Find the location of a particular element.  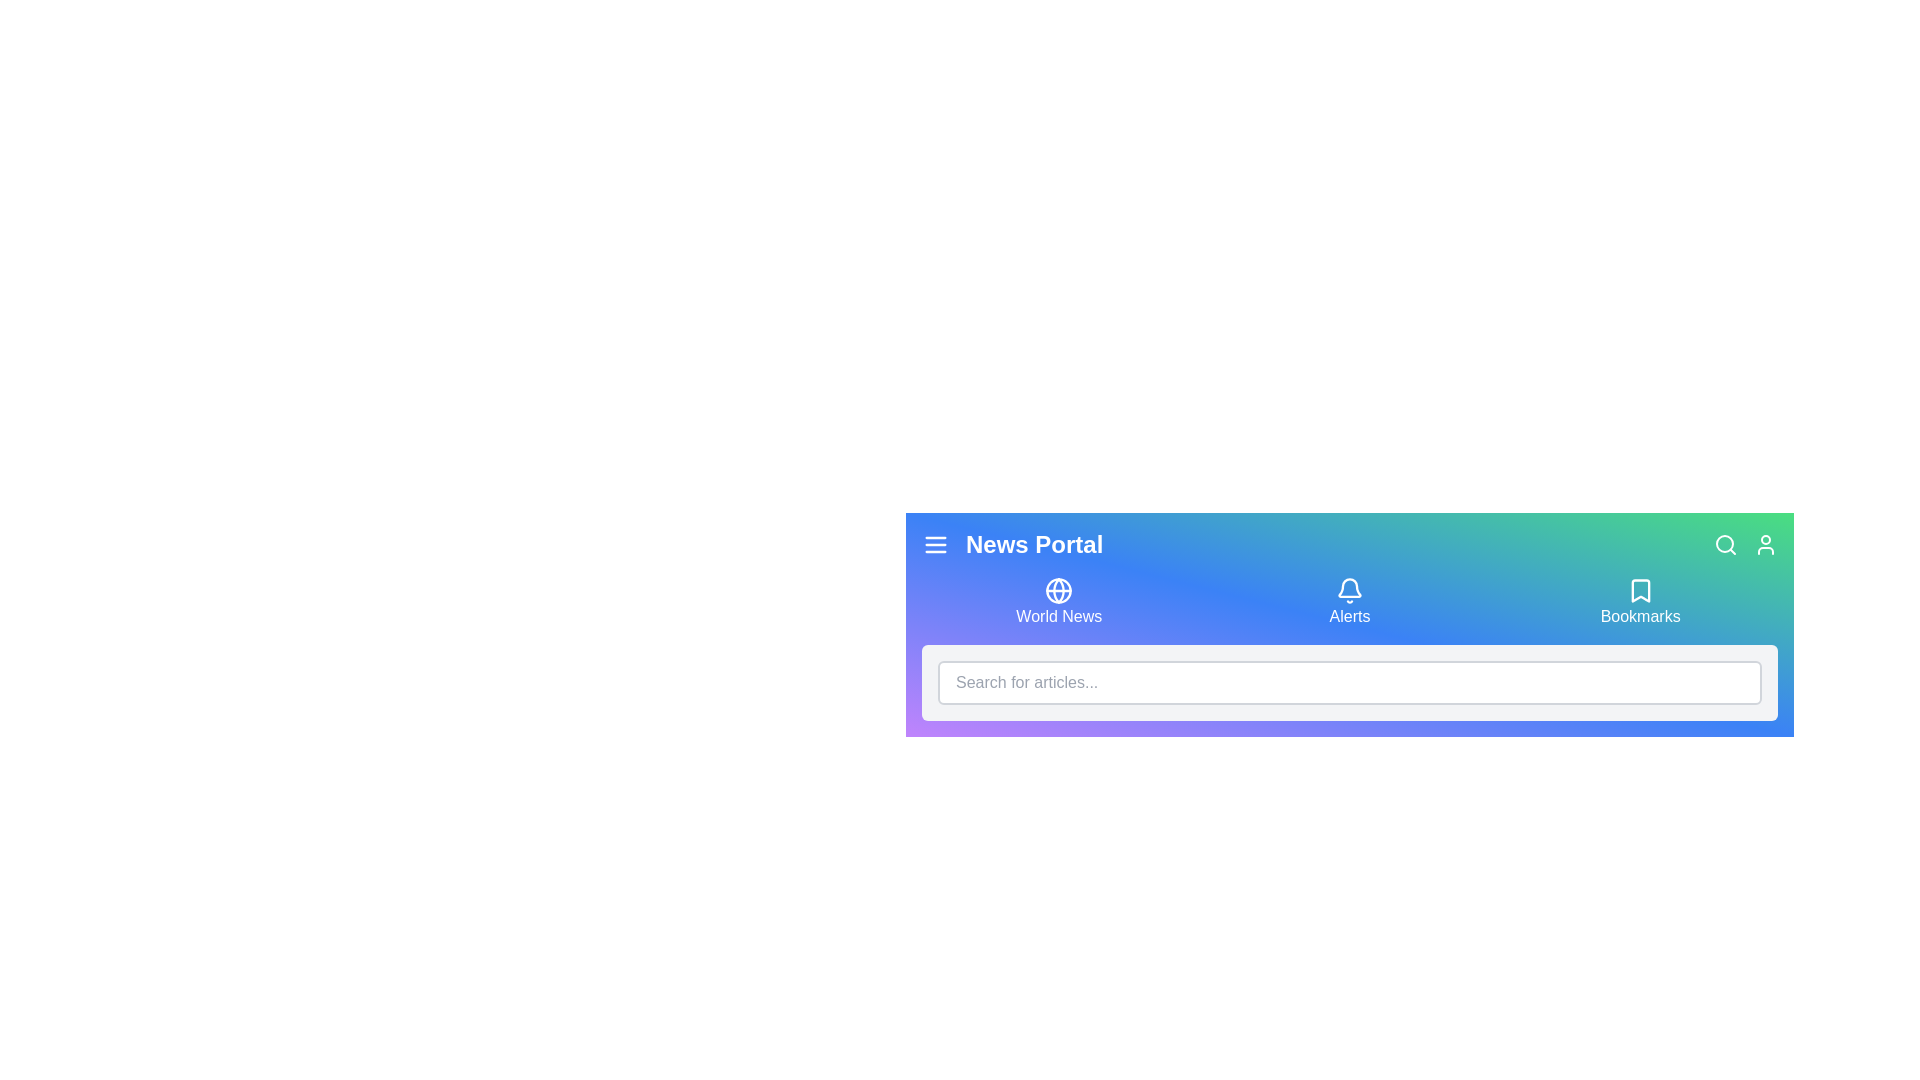

the search bar and type the query 'example query' is located at coordinates (1349, 681).